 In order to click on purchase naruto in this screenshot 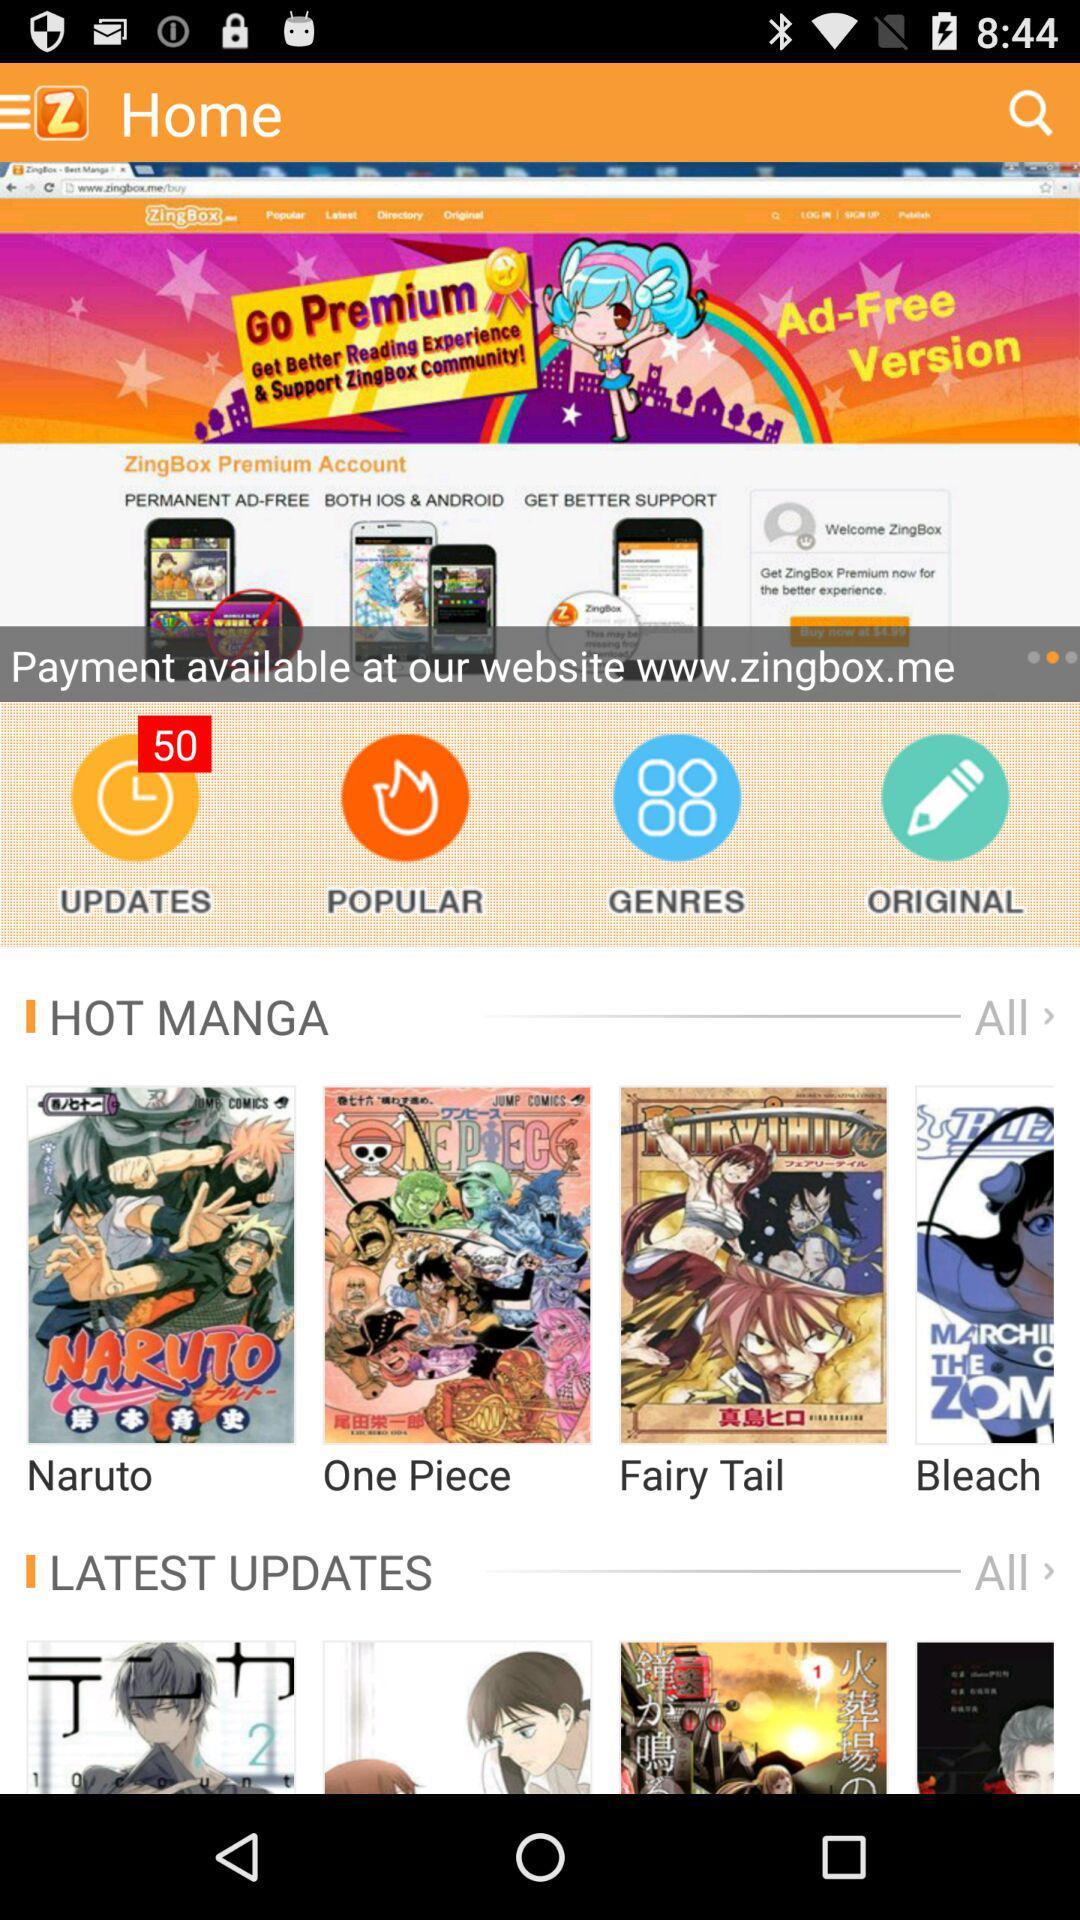, I will do `click(160, 1264)`.